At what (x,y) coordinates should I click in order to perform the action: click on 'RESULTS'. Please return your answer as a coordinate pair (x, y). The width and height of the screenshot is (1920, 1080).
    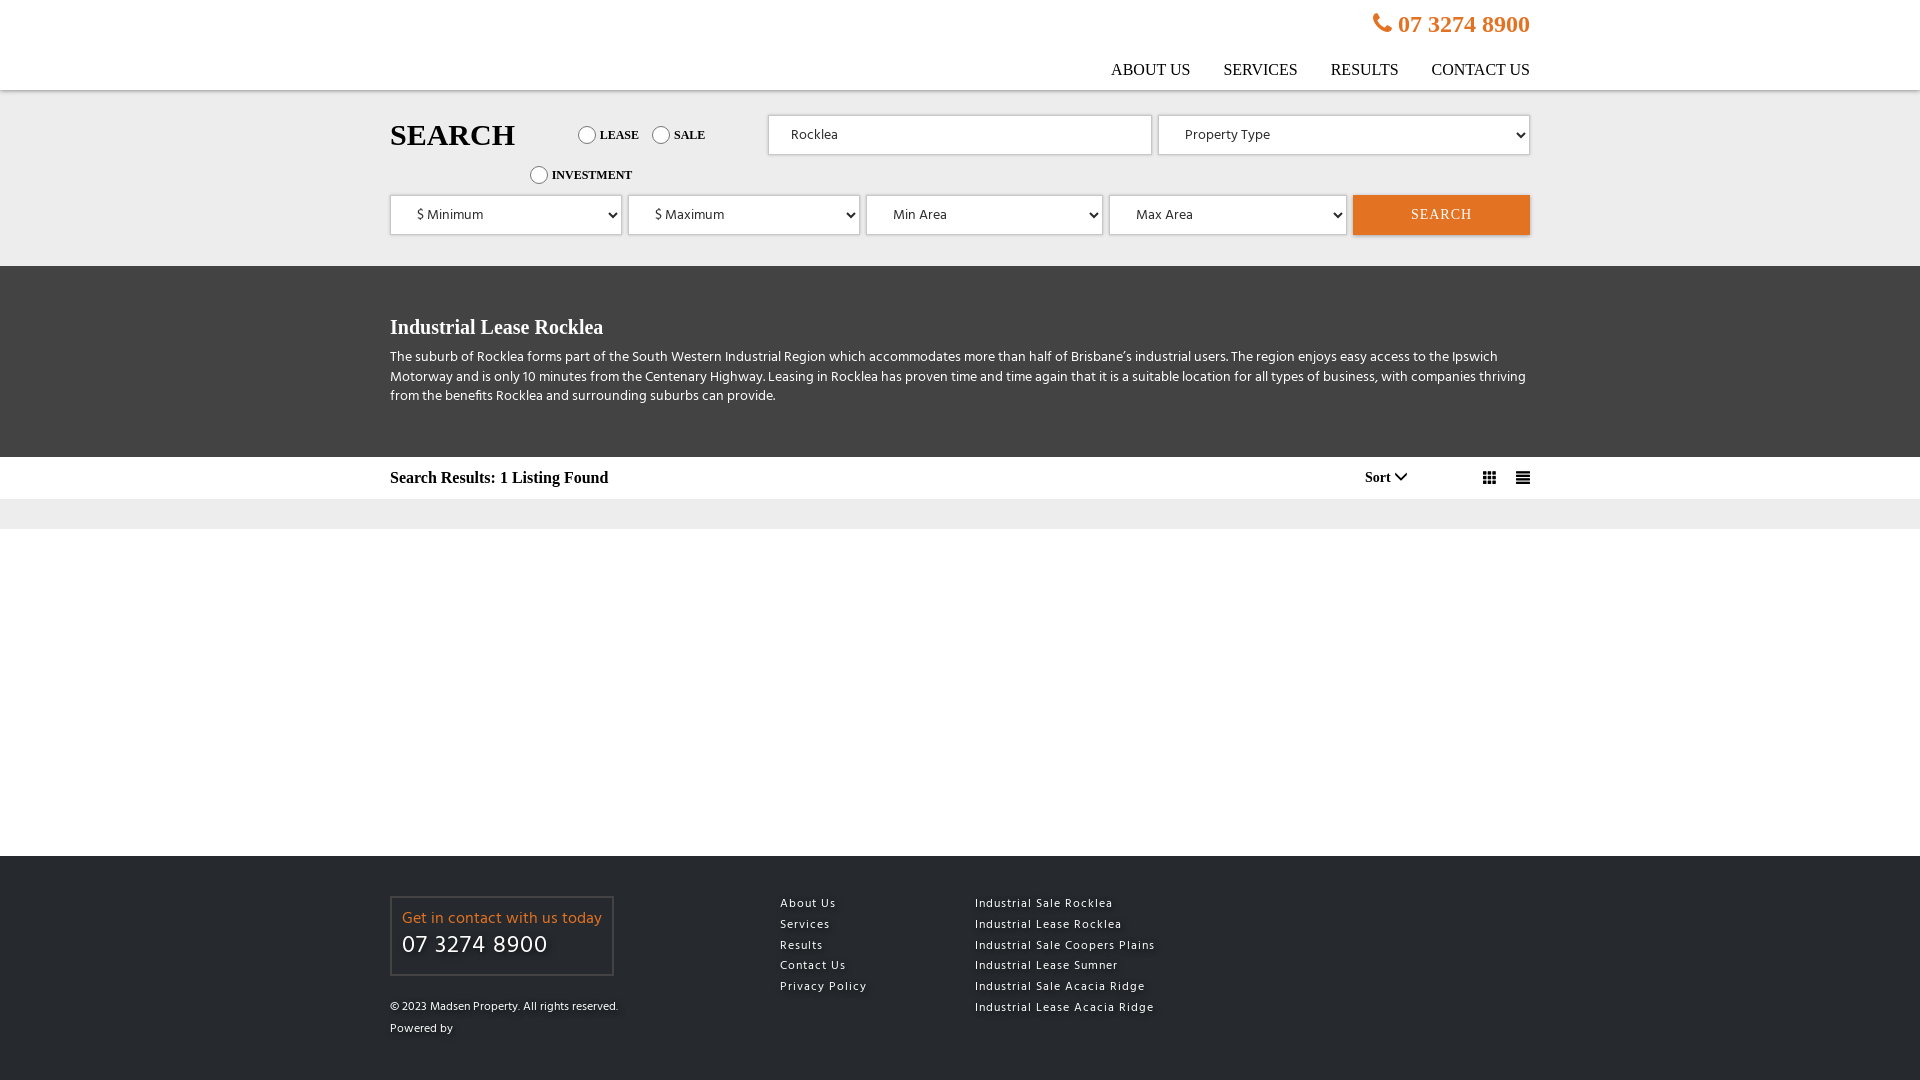
    Looking at the image, I should click on (1349, 68).